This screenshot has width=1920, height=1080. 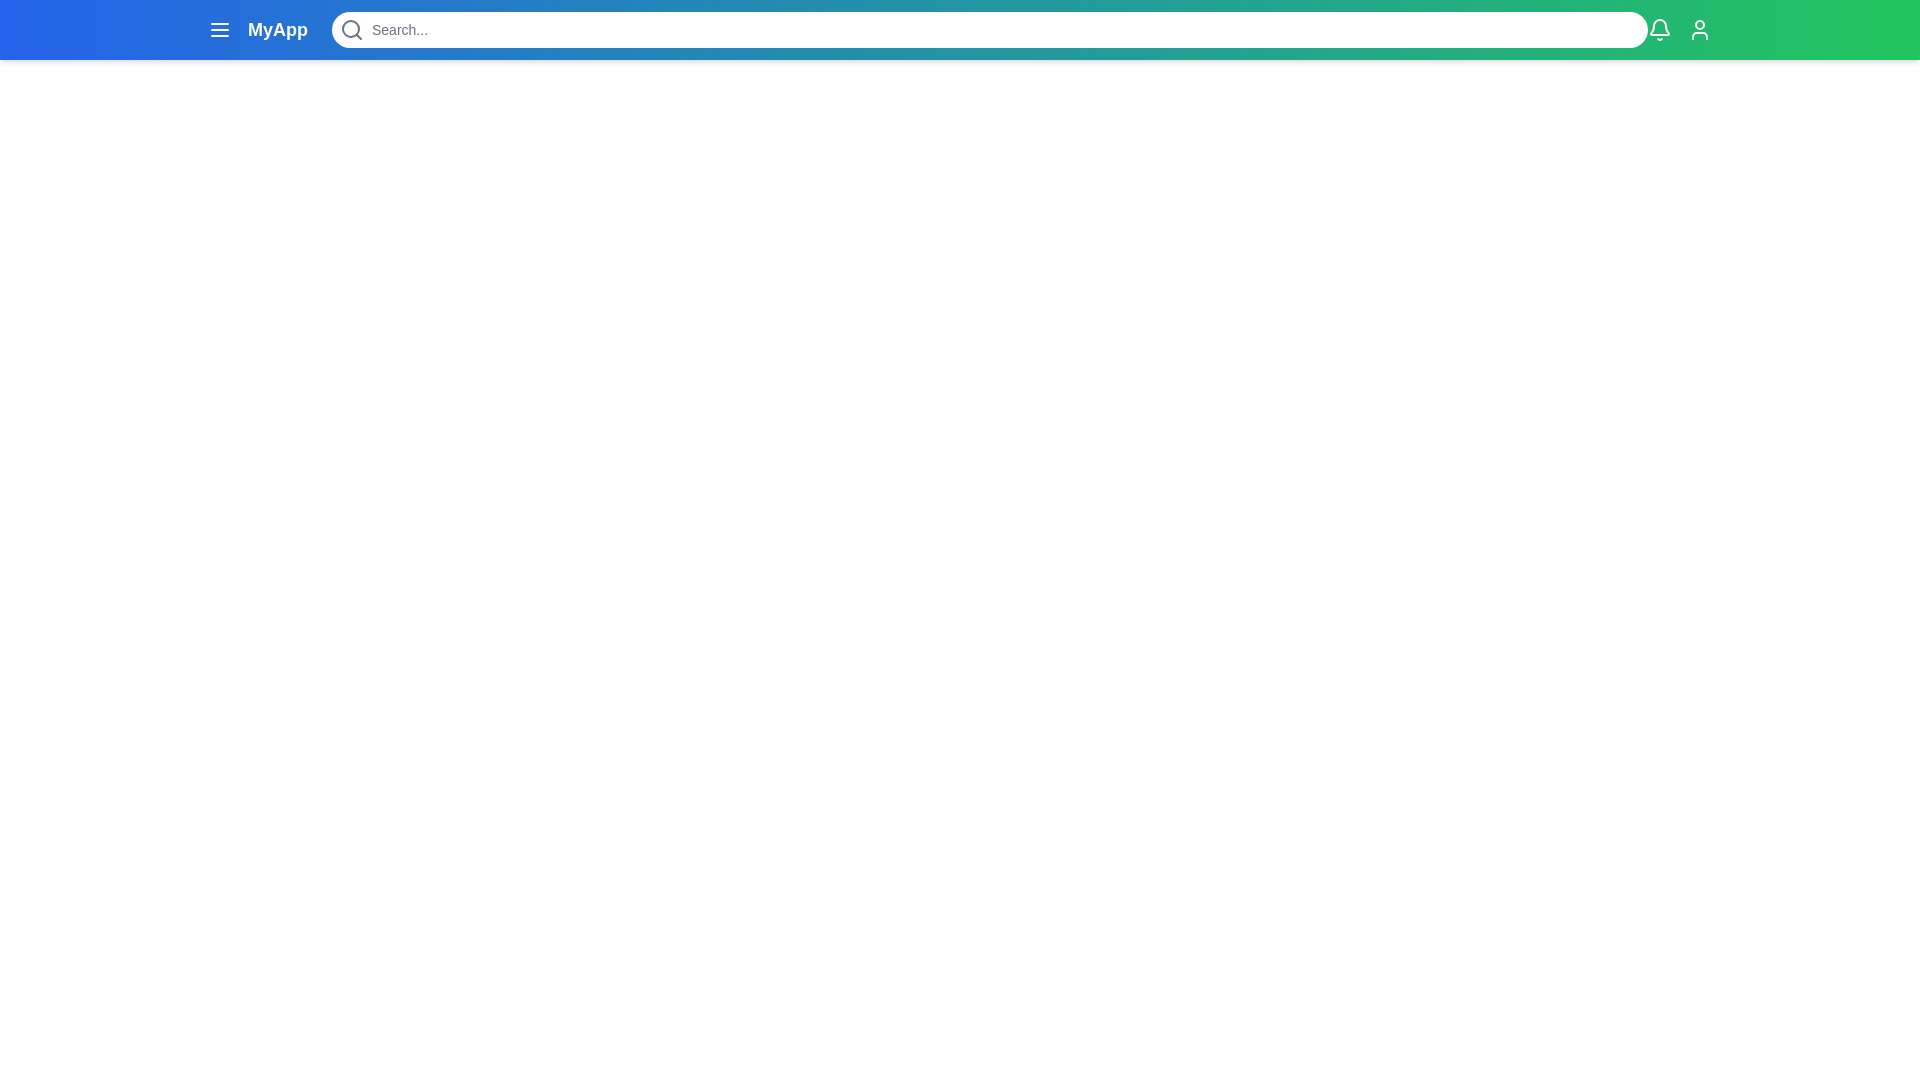 What do you see at coordinates (1660, 30) in the screenshot?
I see `the bell icon located at the top-right corner of the interface` at bounding box center [1660, 30].